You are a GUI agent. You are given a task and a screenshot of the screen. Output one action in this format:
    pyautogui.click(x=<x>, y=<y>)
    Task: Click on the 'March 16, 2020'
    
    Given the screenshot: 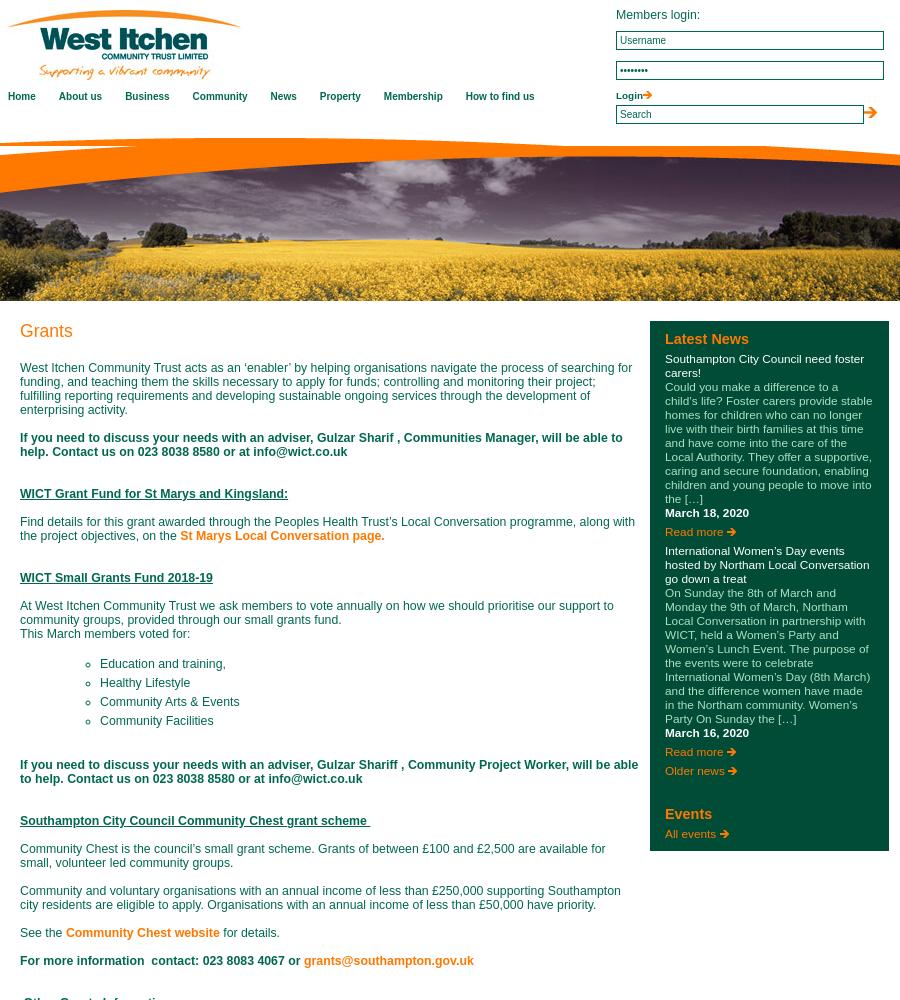 What is the action you would take?
    pyautogui.click(x=706, y=732)
    